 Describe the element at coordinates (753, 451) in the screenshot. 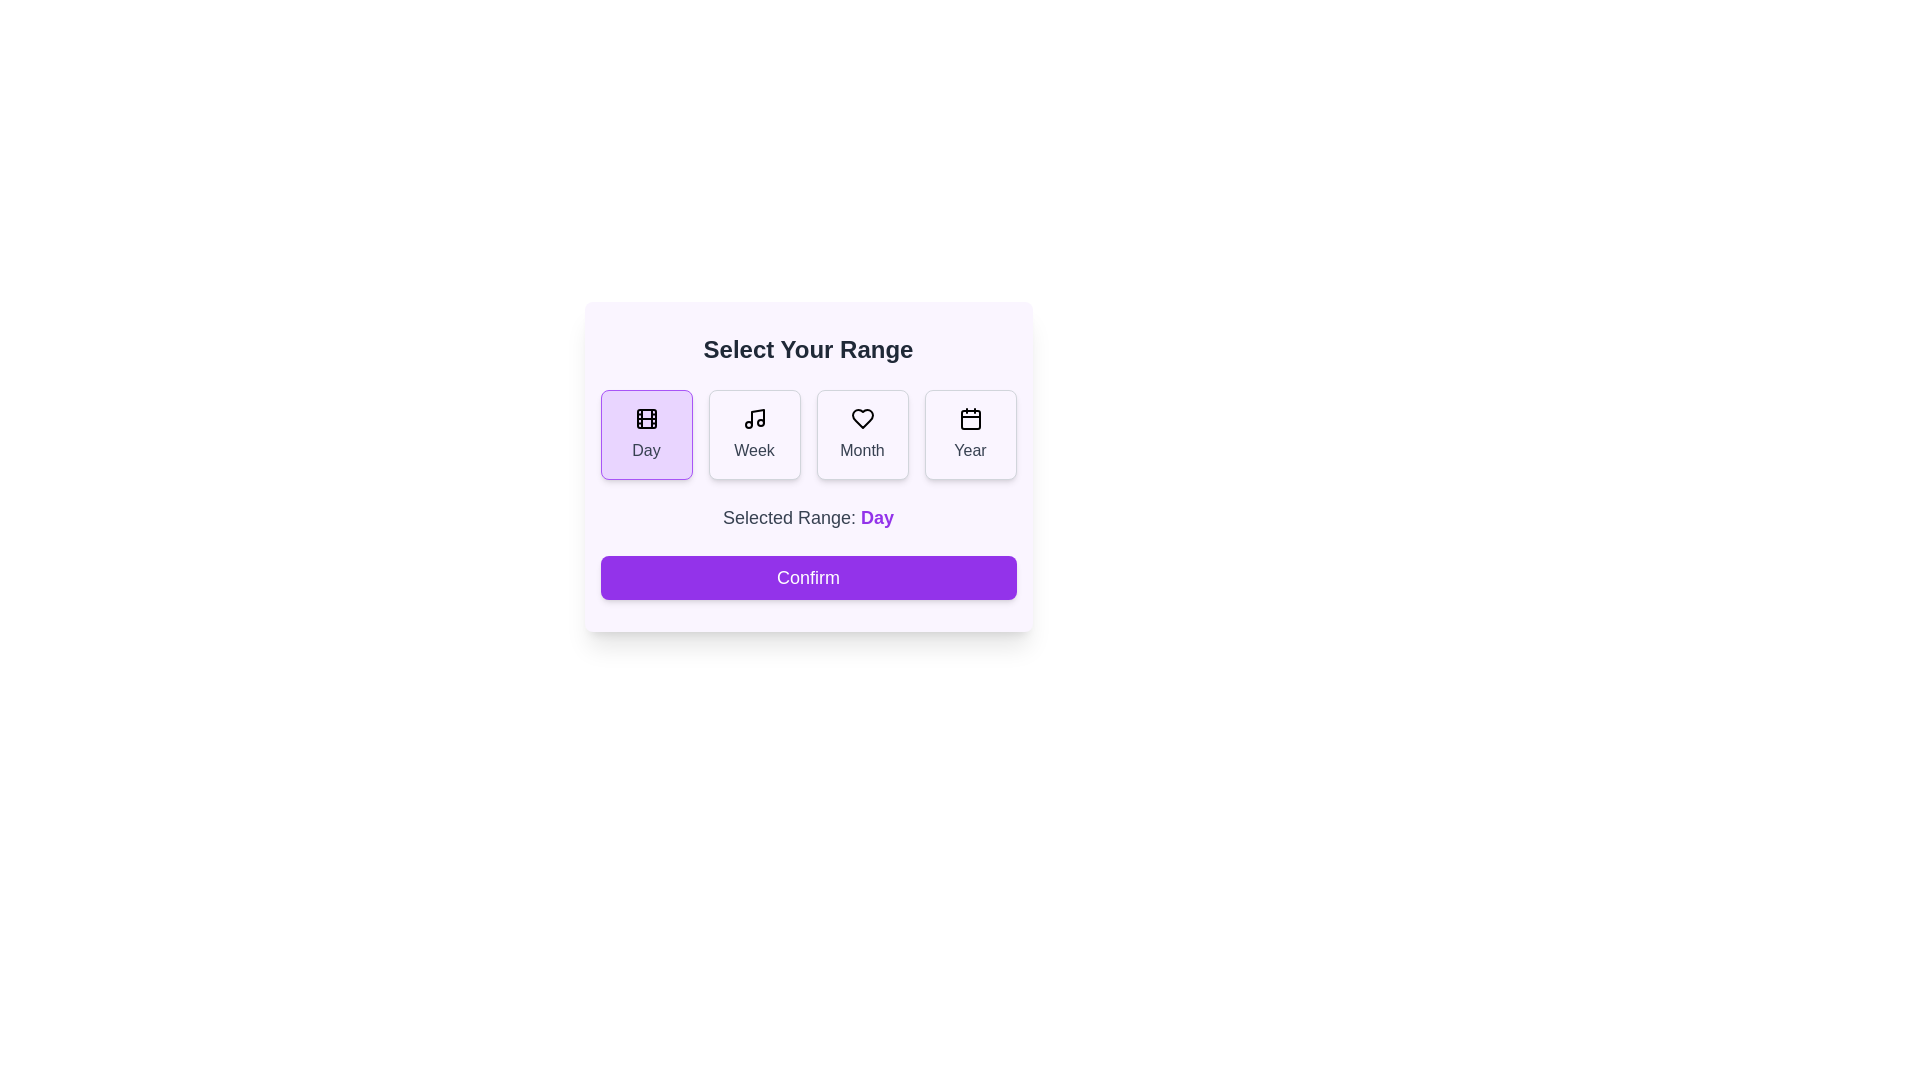

I see `the text content of the label displaying 'Week', which is centrally located in the range selection interface between 'Day' and 'Month'` at that location.